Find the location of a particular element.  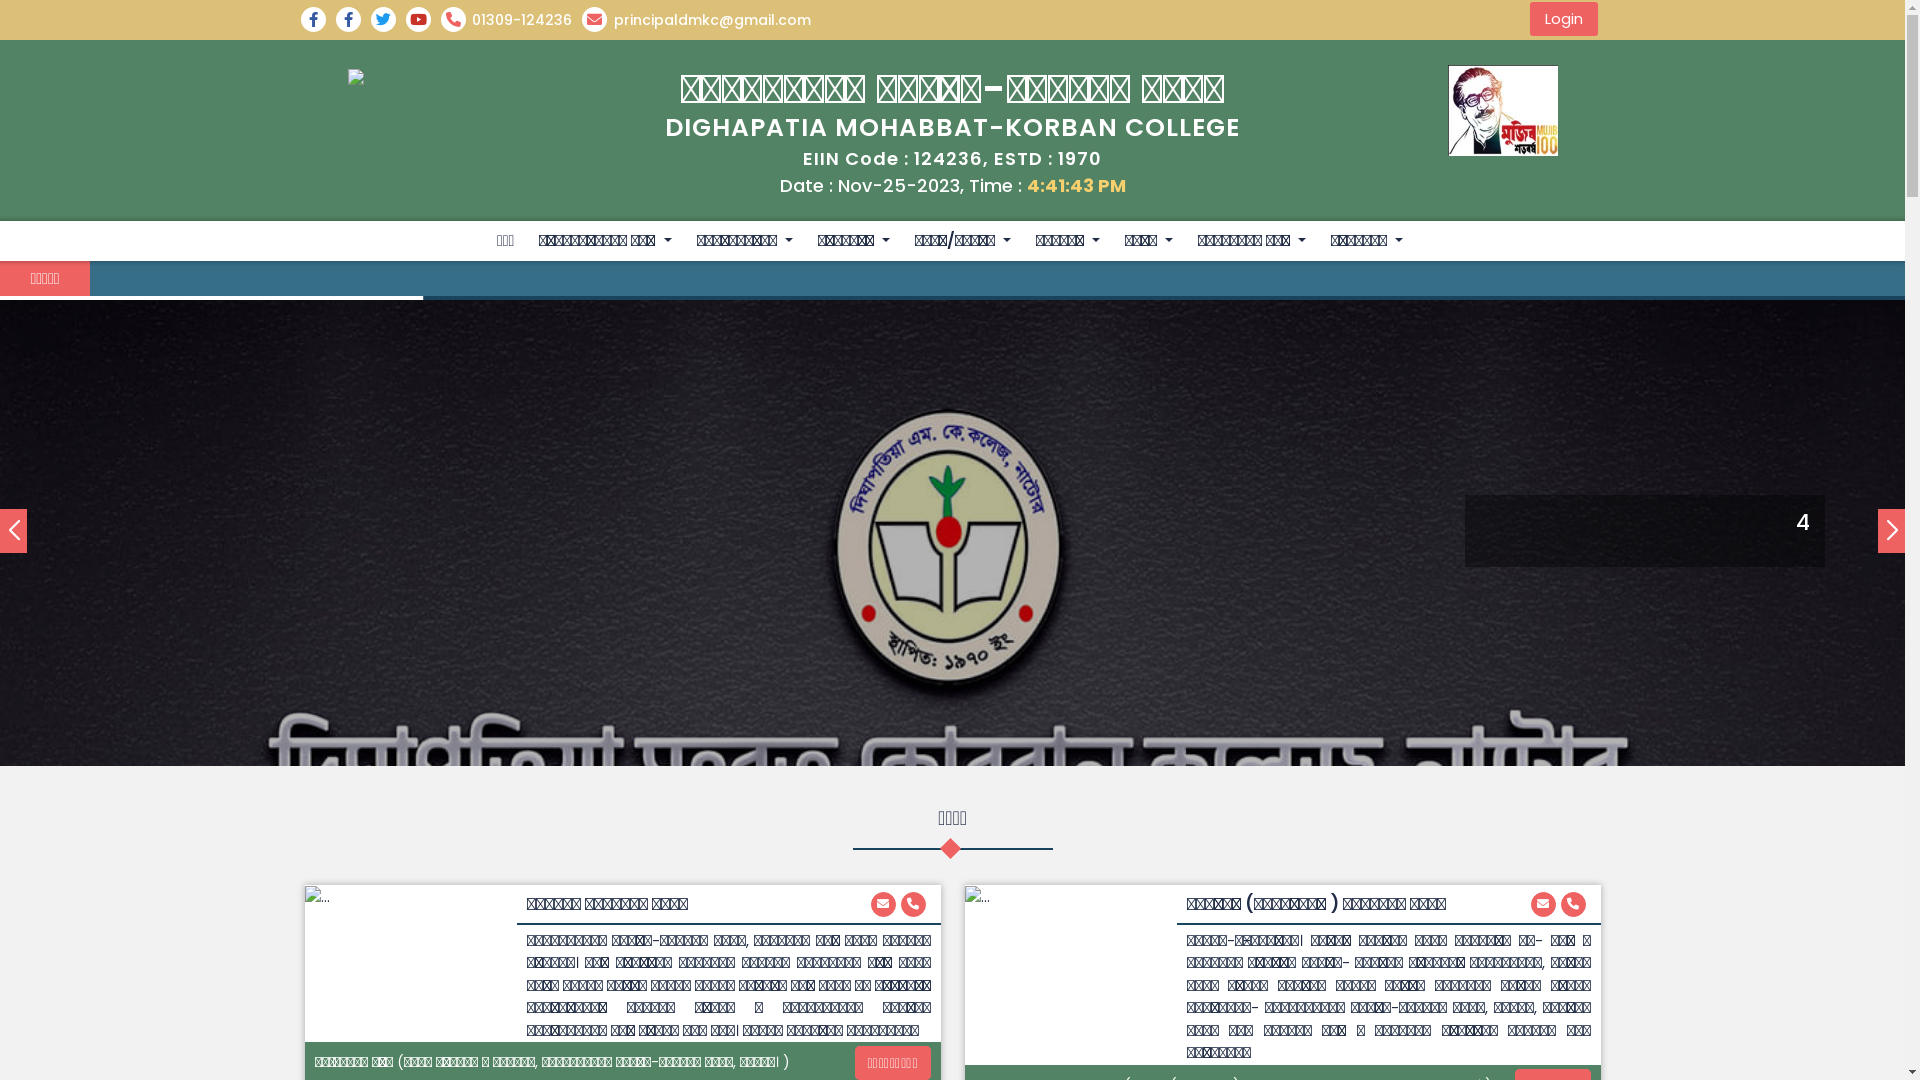

'Facebook Group' is located at coordinates (316, 19).